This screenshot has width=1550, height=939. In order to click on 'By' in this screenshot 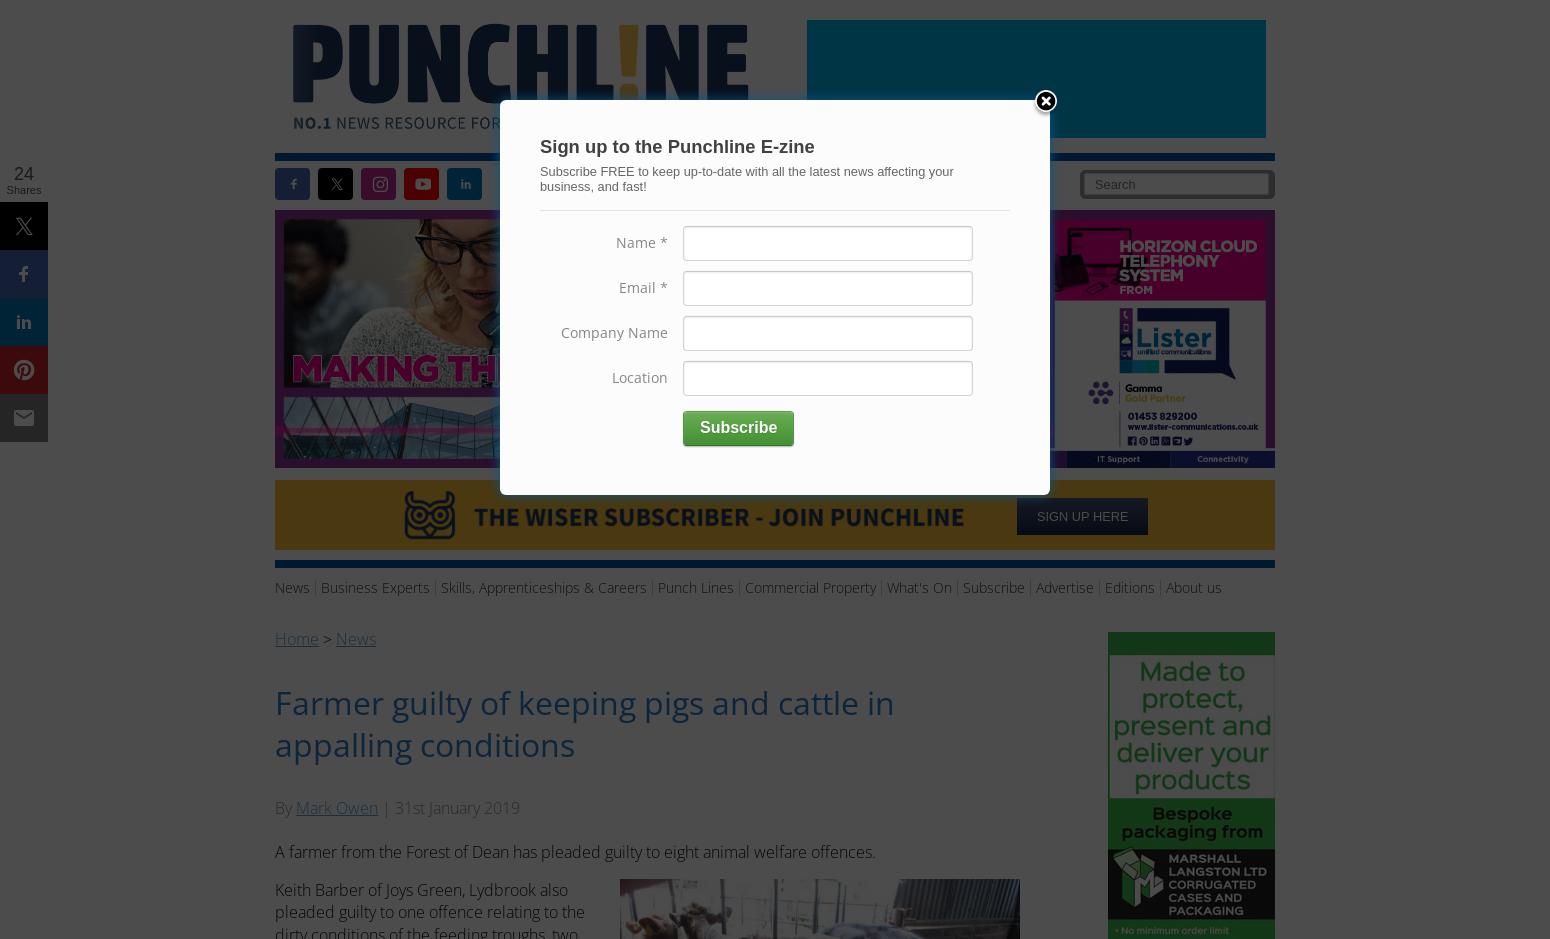, I will do `click(285, 808)`.